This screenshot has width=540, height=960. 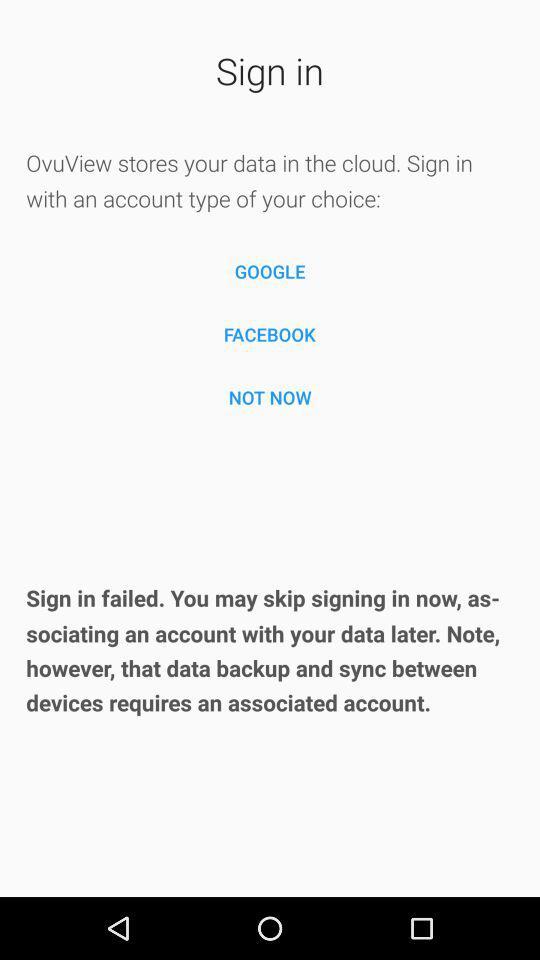 What do you see at coordinates (269, 334) in the screenshot?
I see `the icon above the not now` at bounding box center [269, 334].